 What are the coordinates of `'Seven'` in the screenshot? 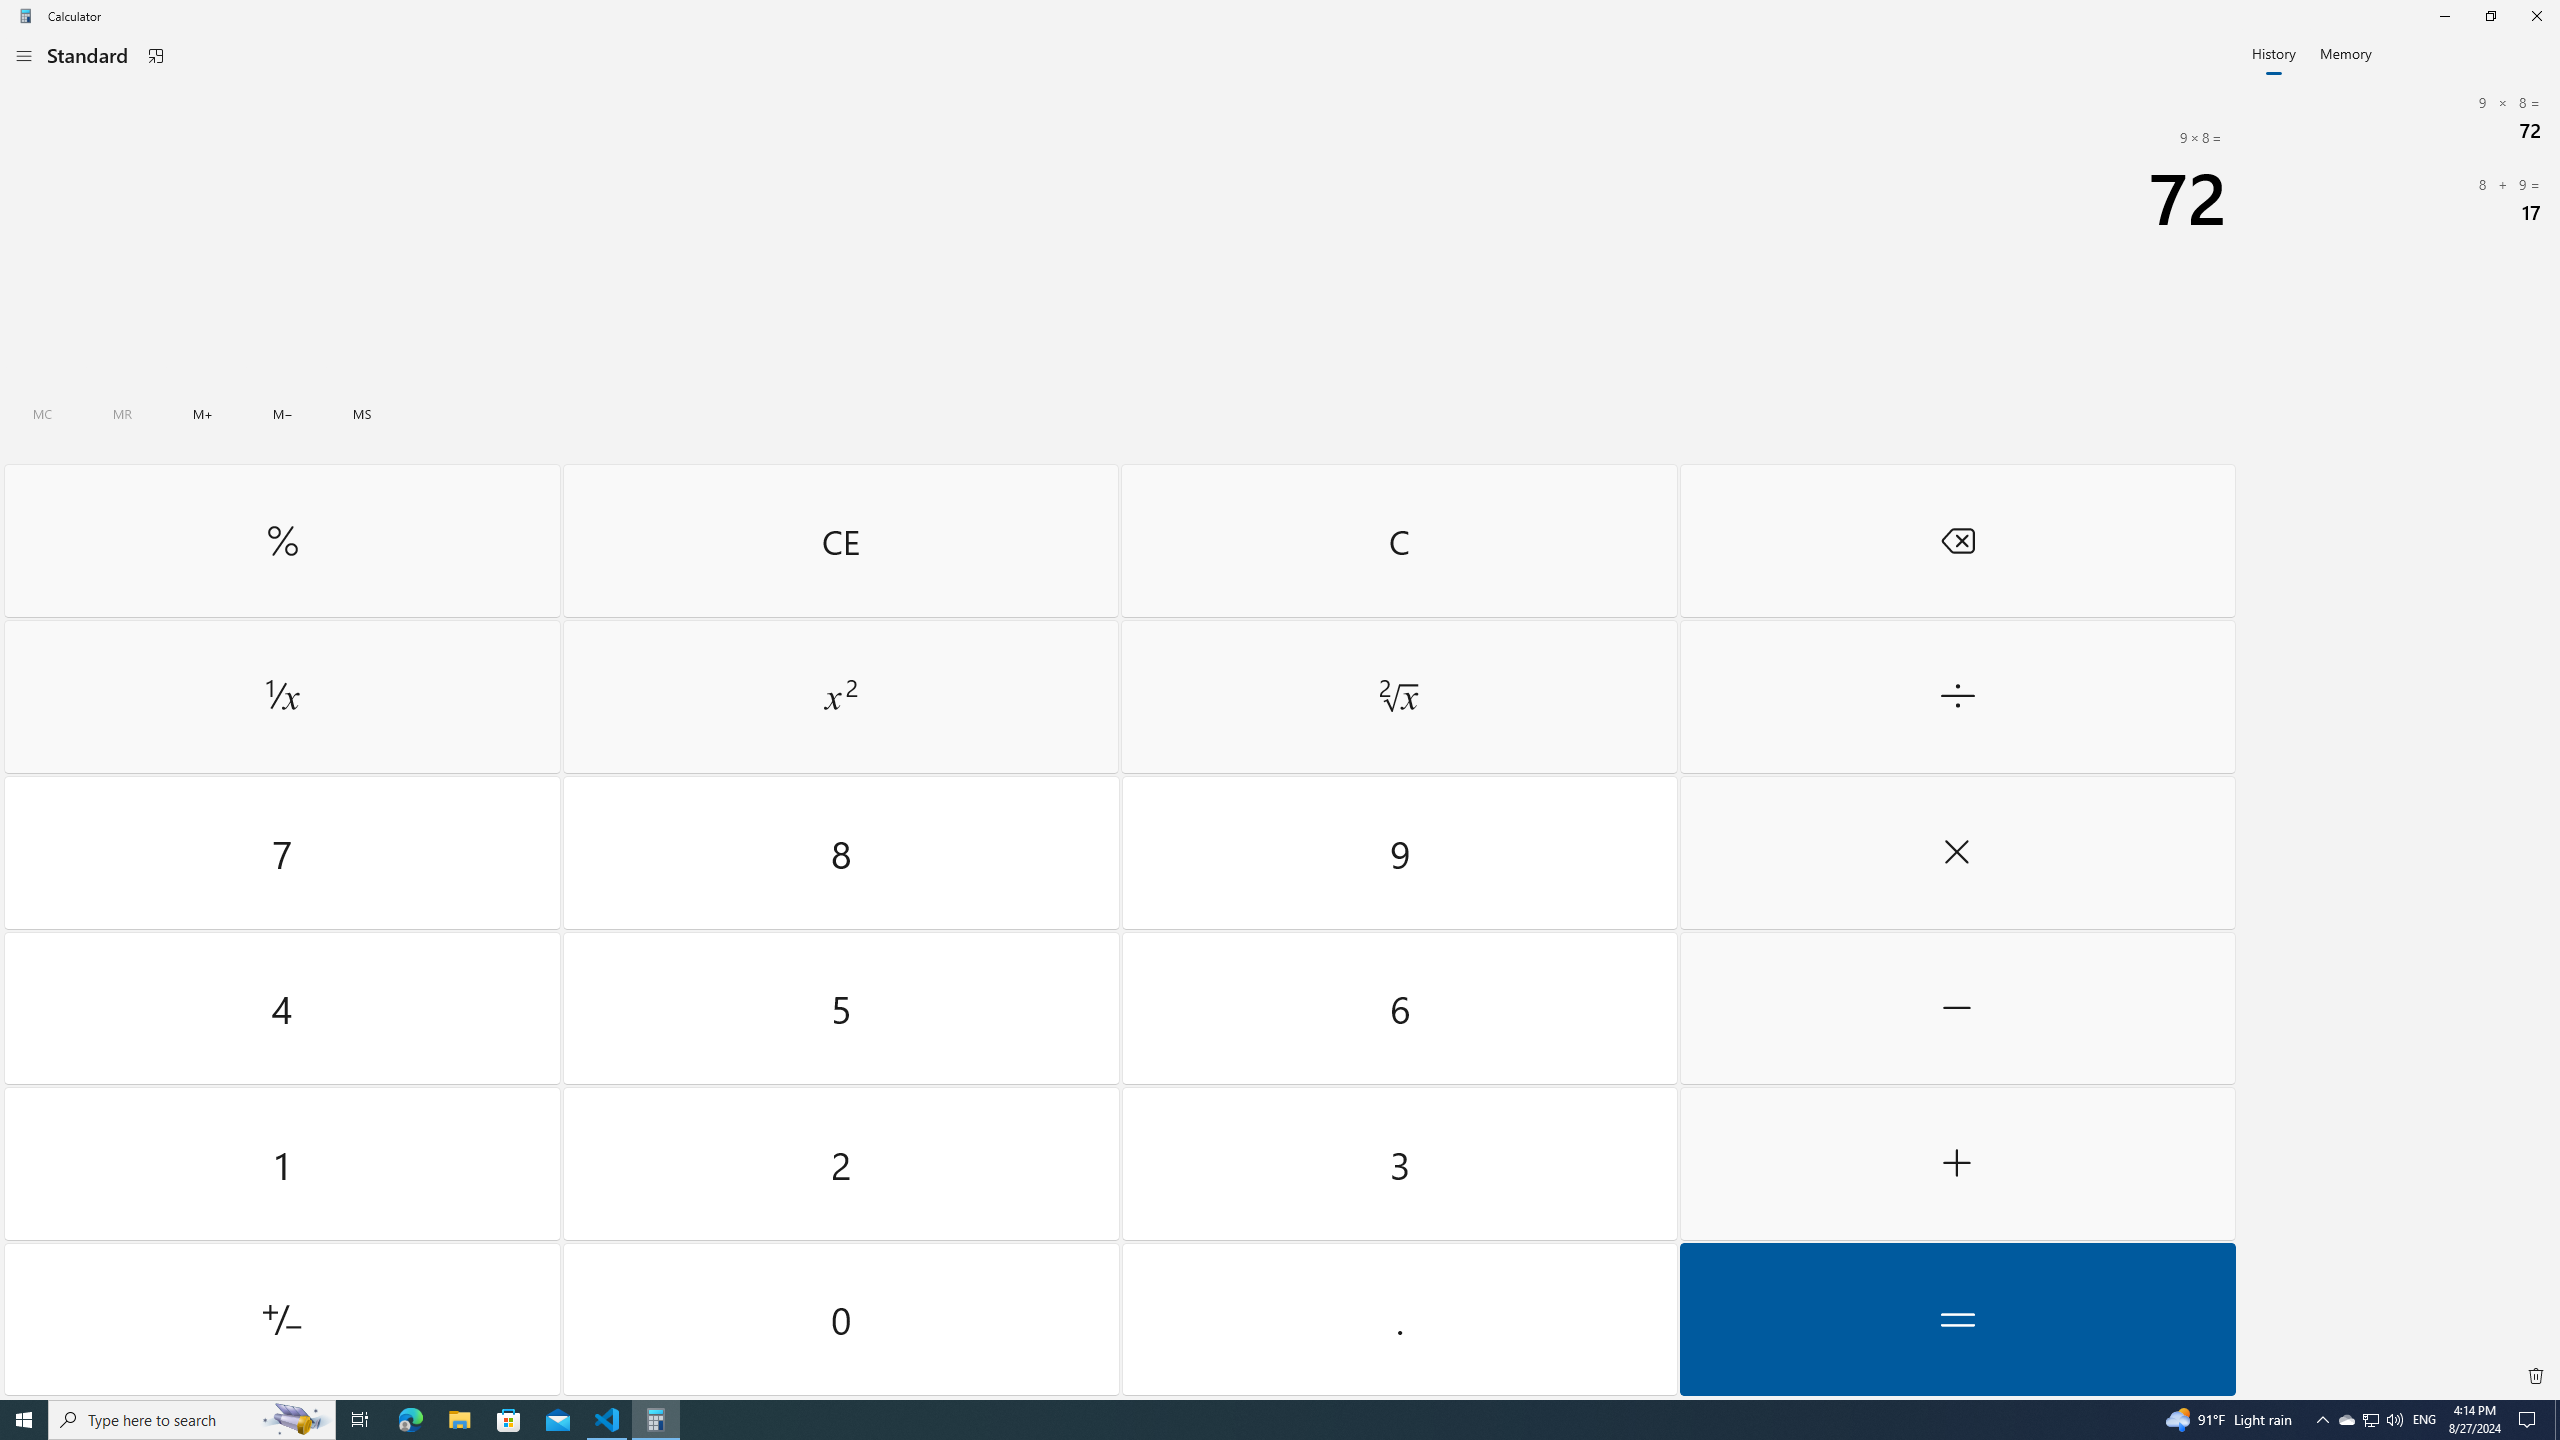 It's located at (281, 853).